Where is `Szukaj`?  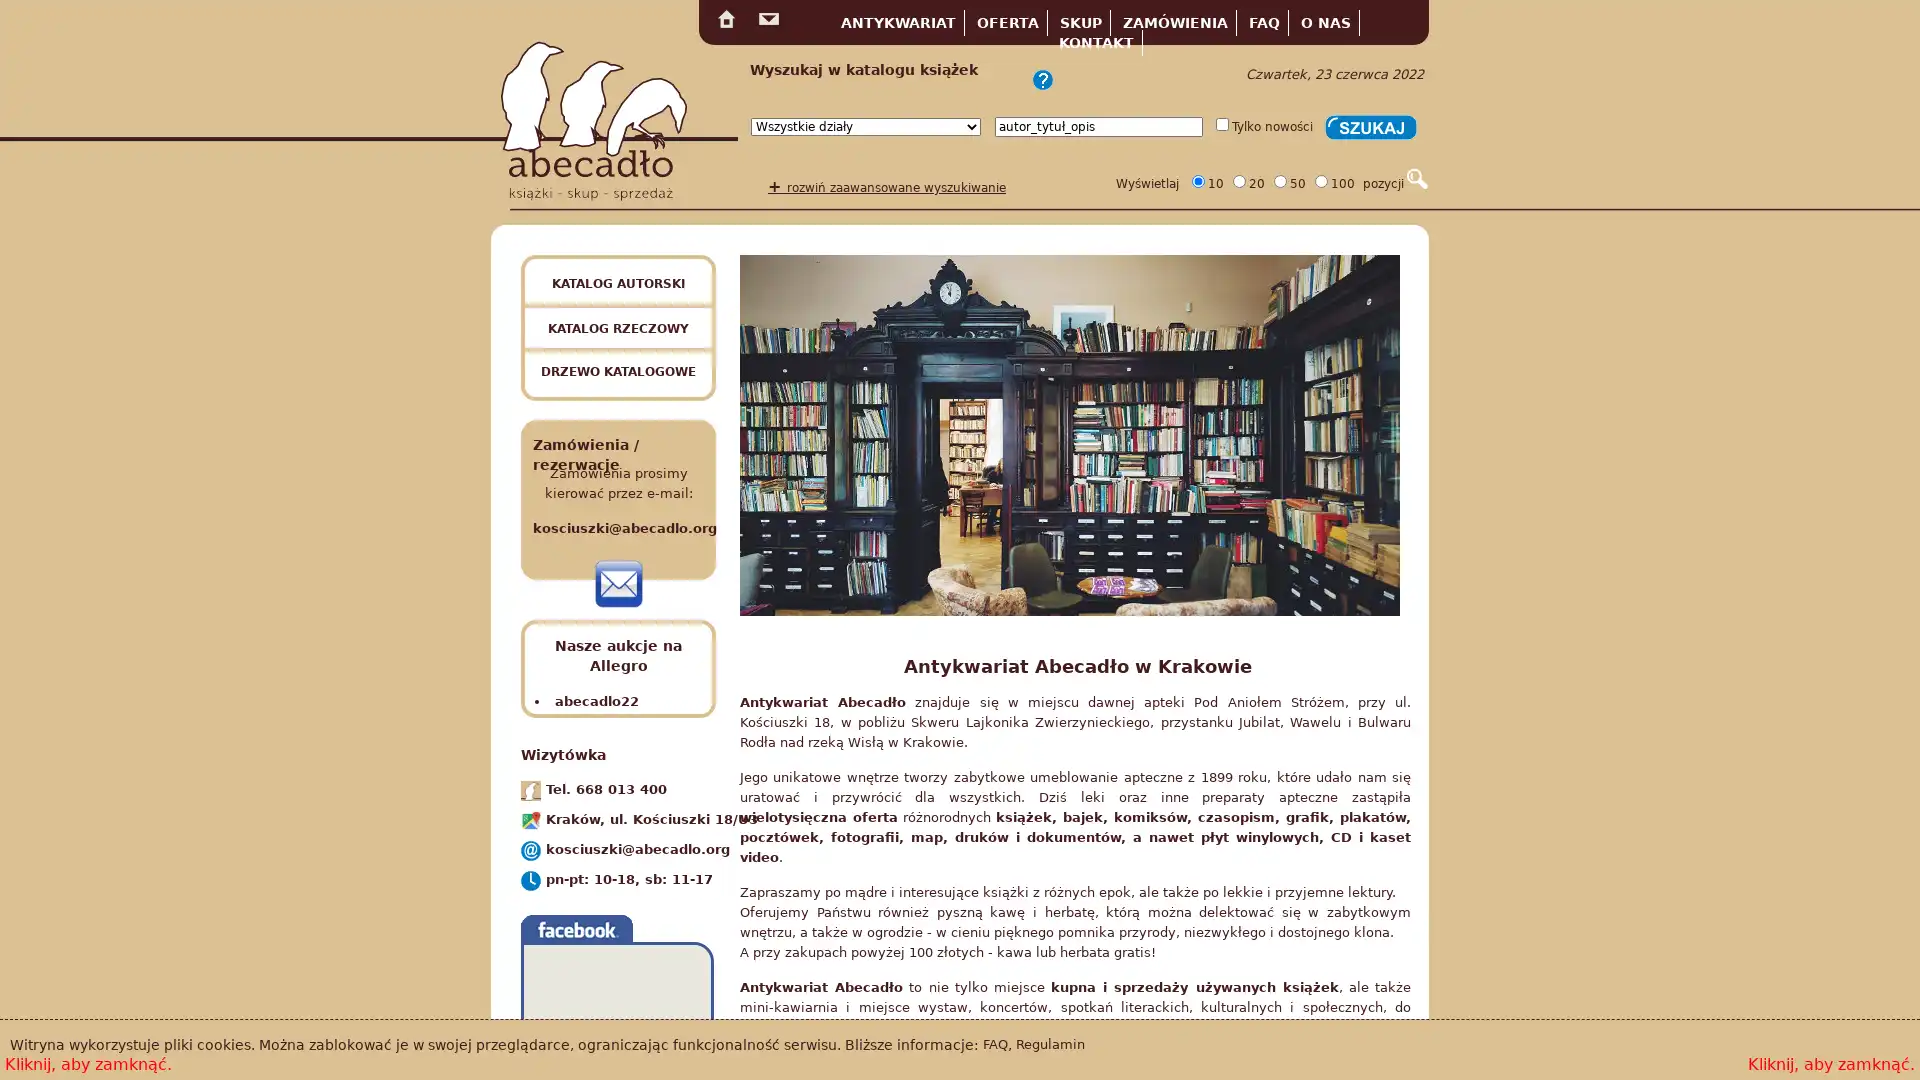
Szukaj is located at coordinates (1370, 127).